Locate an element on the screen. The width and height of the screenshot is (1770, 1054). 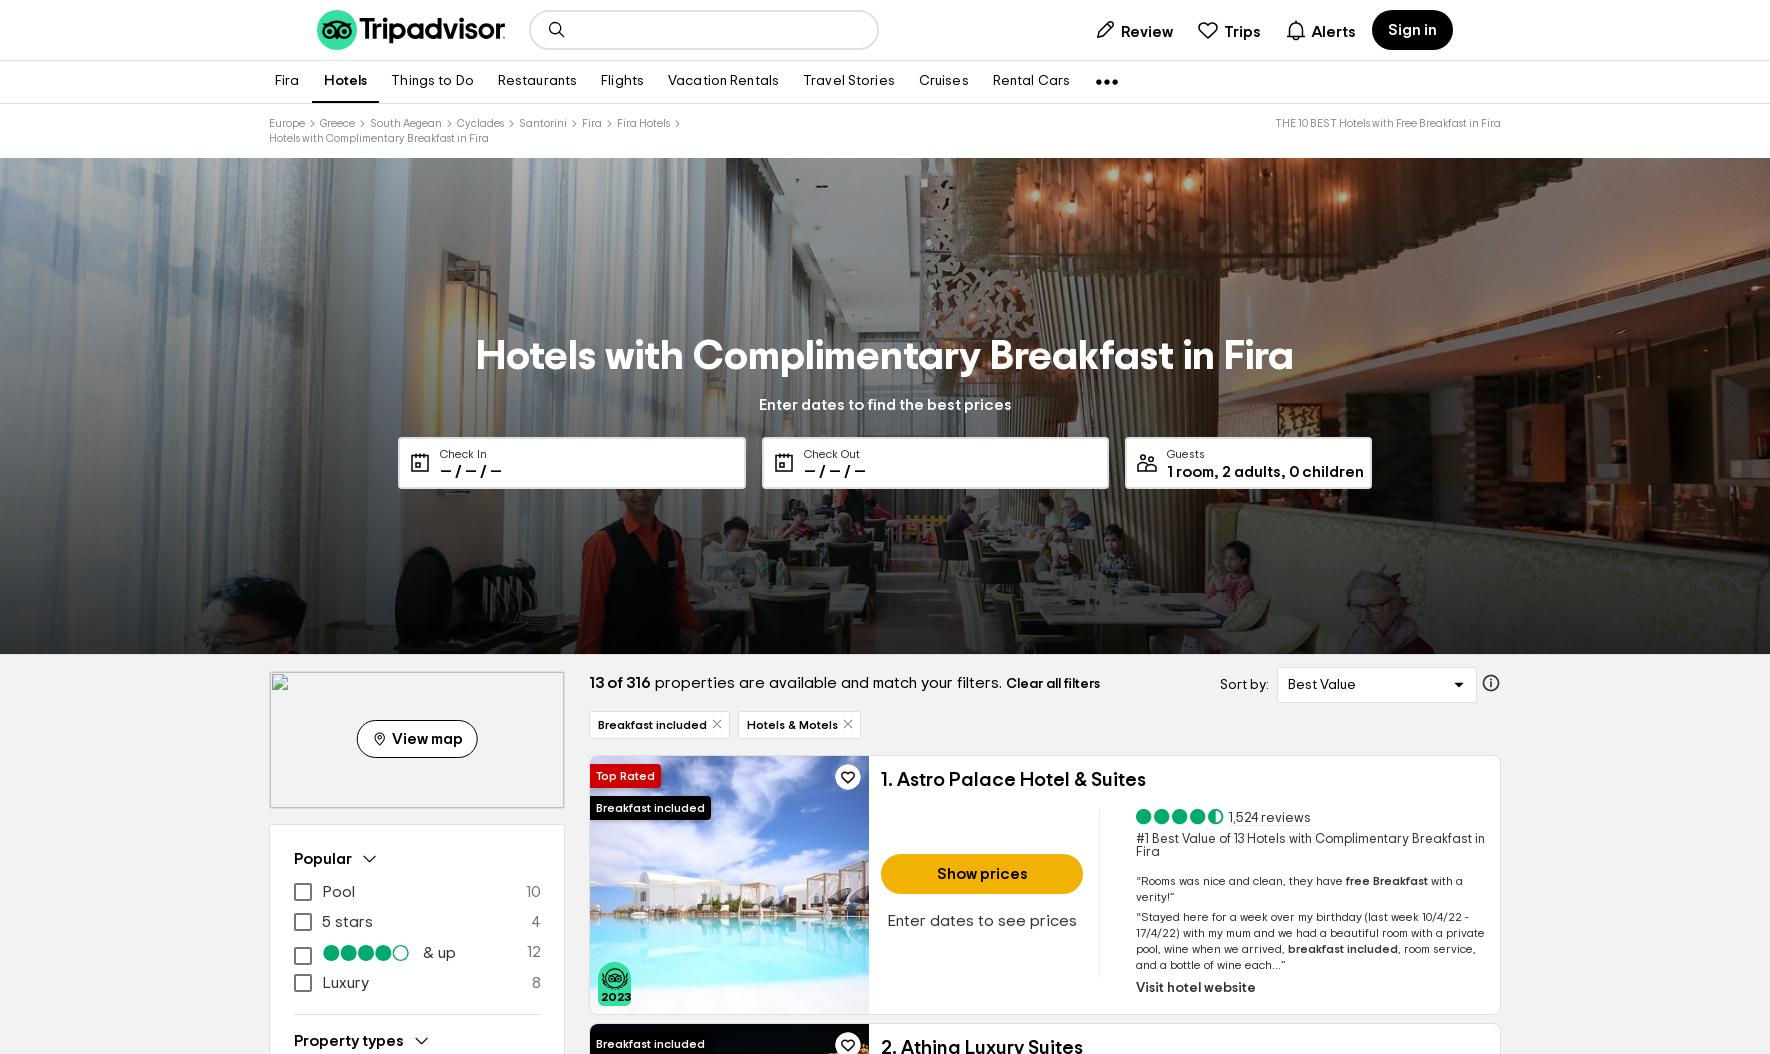
'8' is located at coordinates (536, 982).